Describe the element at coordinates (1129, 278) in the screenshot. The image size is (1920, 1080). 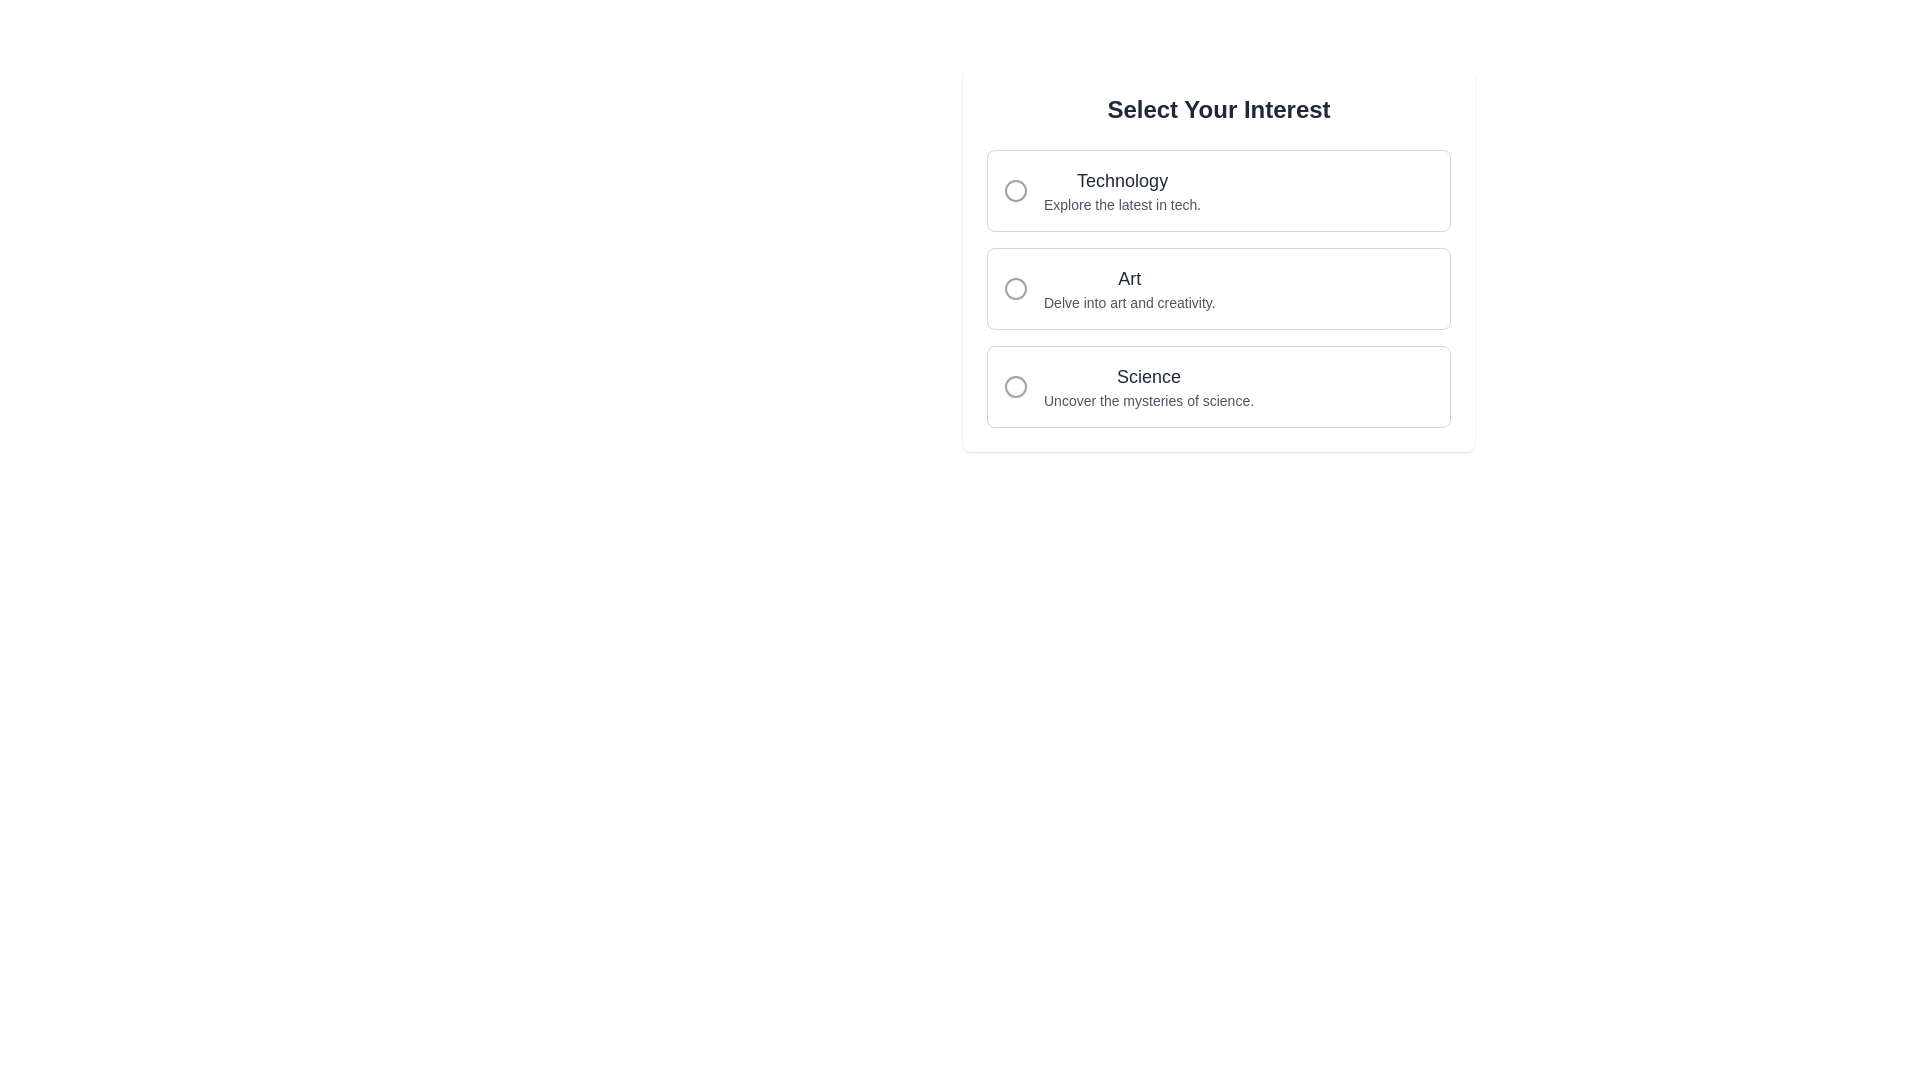
I see `the text label that serves as the section title for the second option card in the 'Select Your Interest' list, which is positioned above the subtitle 'Delve into art and creativity.'` at that location.